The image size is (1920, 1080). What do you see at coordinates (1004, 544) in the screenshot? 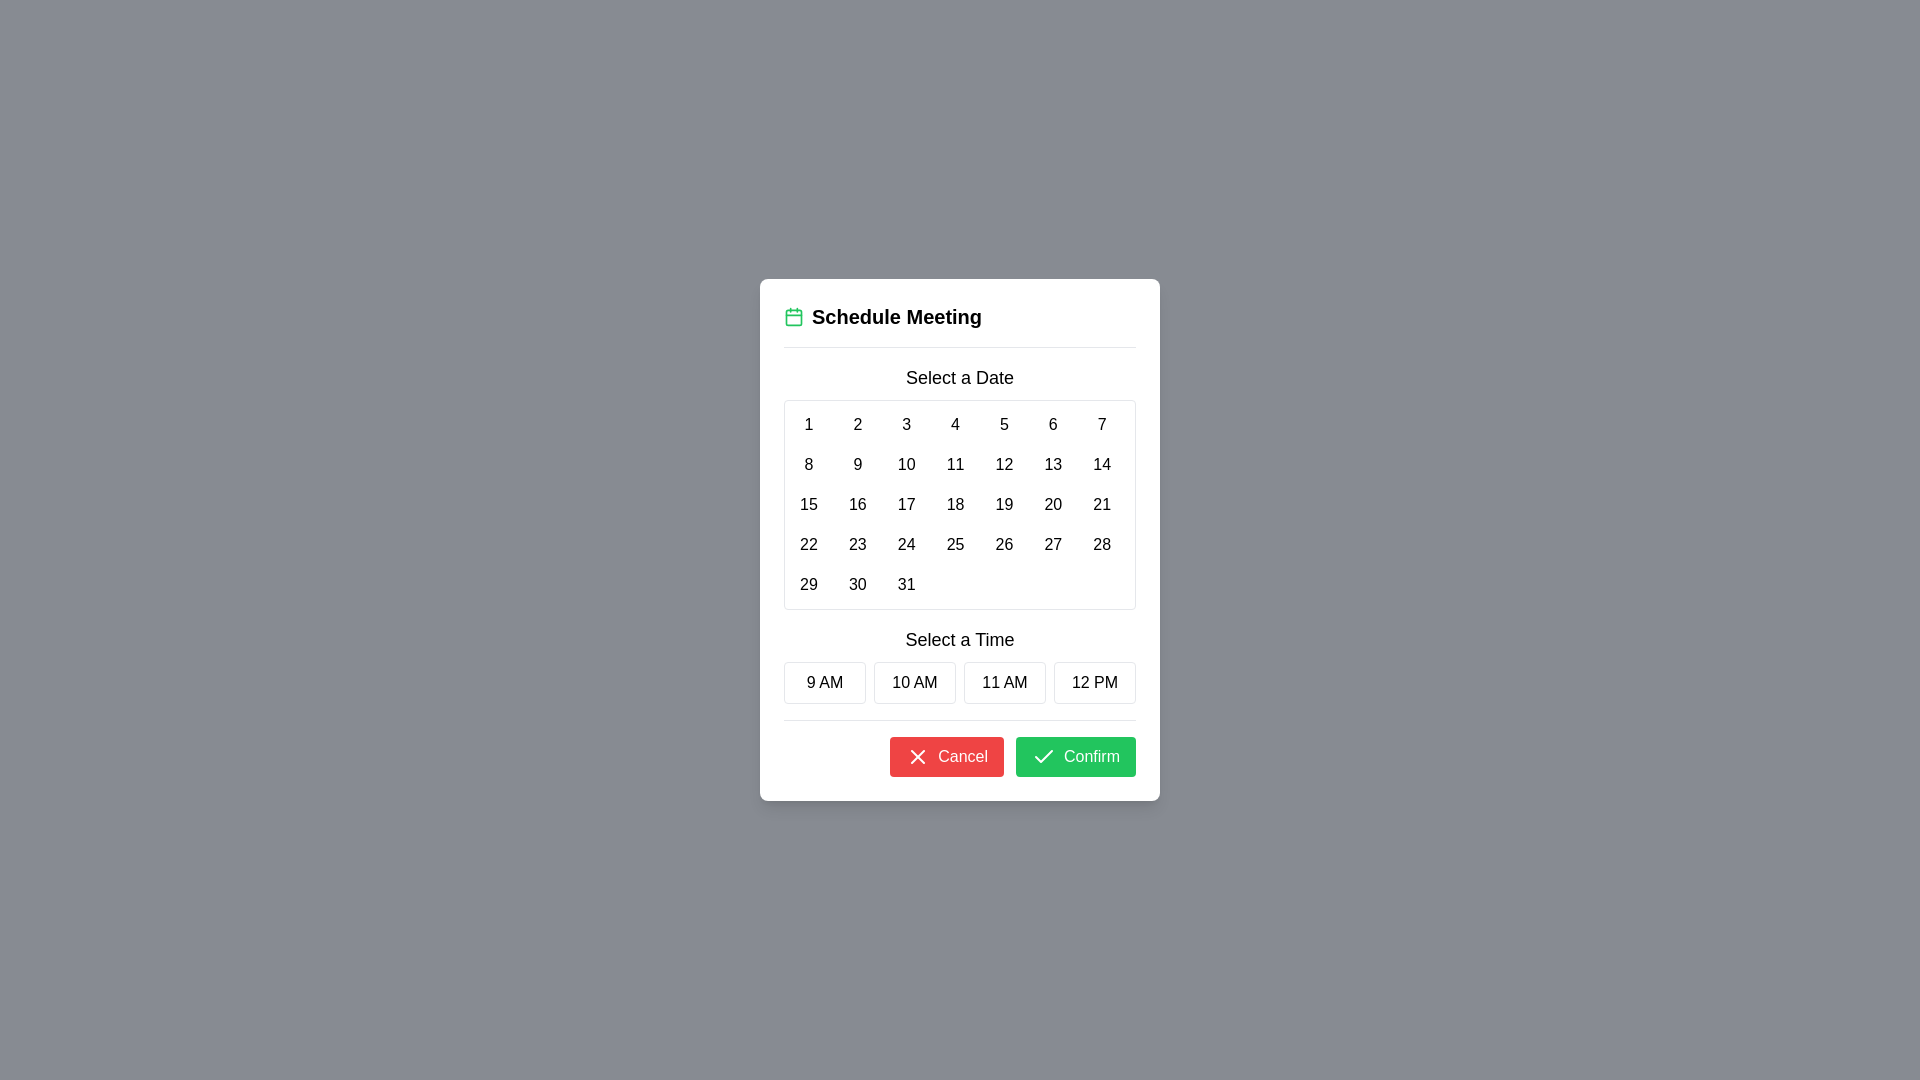
I see `the button containing the number '26' in the 'Select a Date' section of the calendar` at bounding box center [1004, 544].